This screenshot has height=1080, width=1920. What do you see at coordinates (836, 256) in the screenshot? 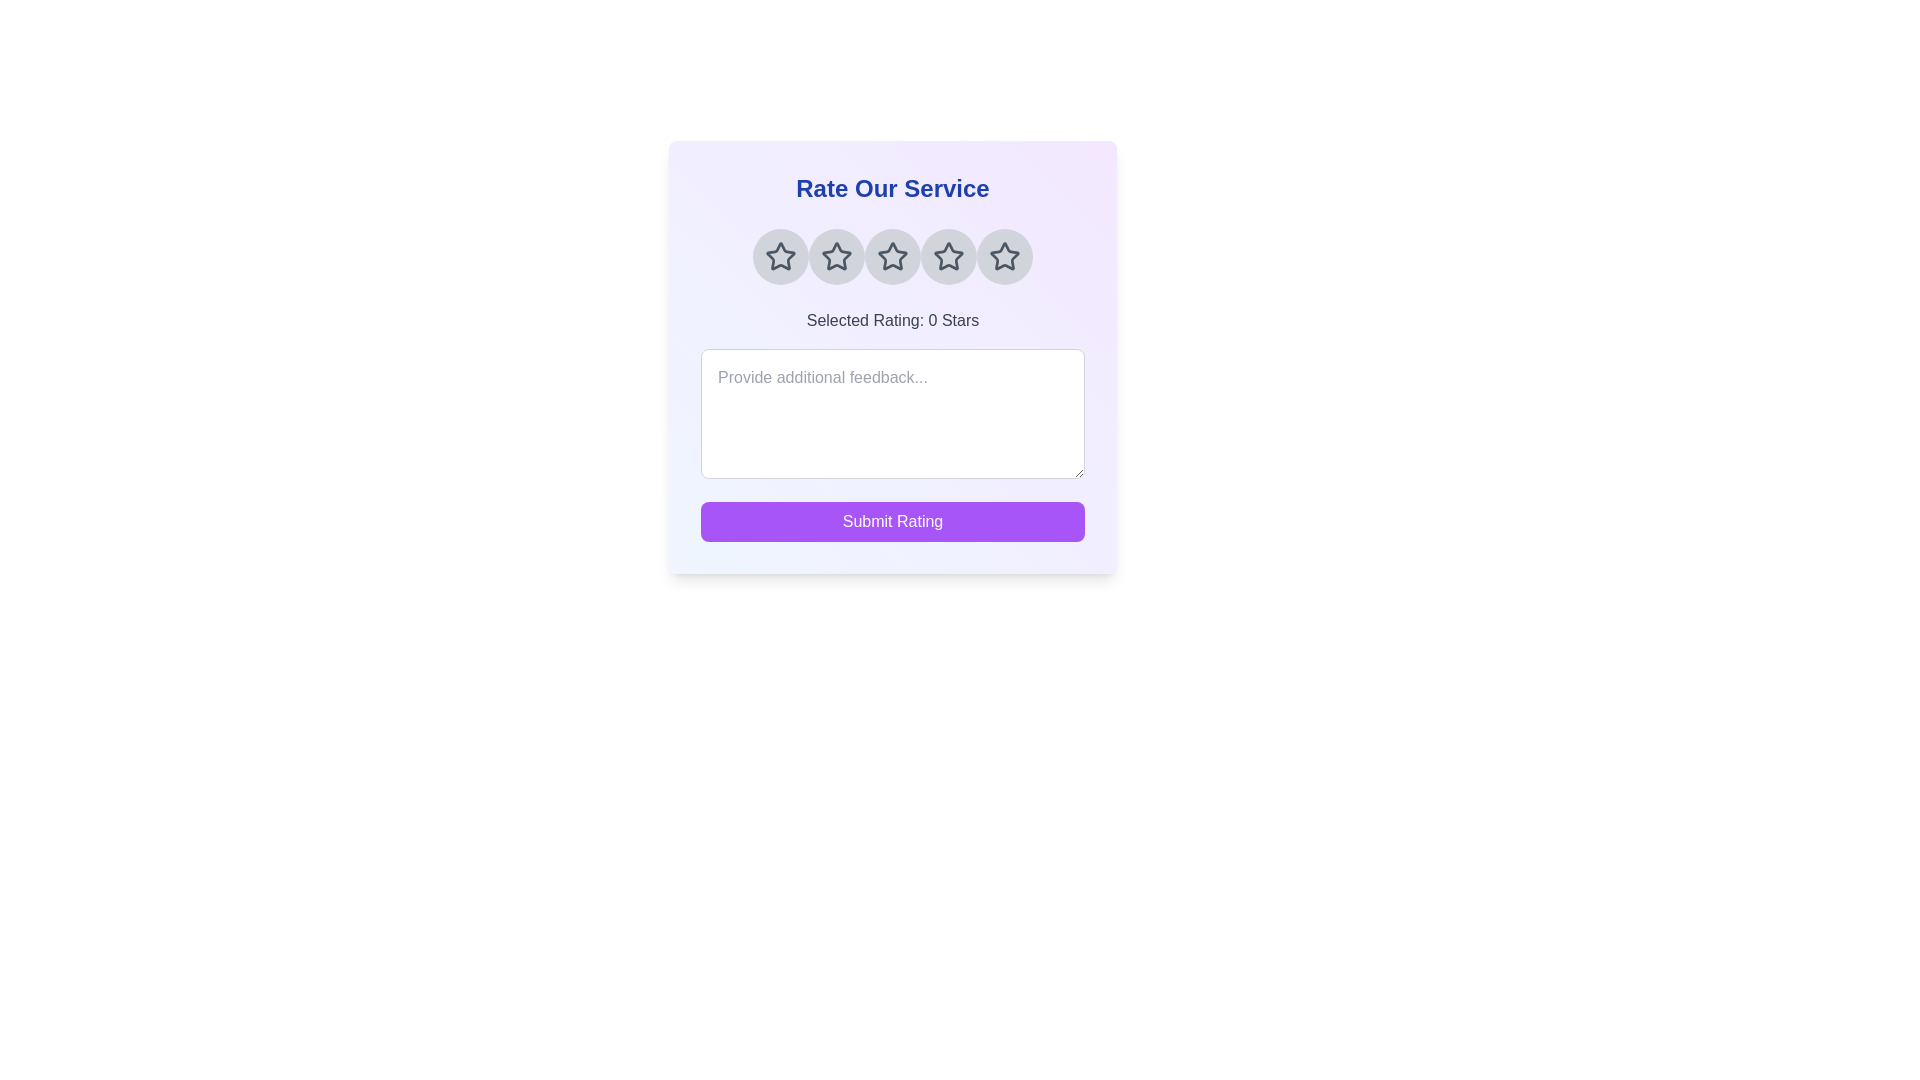
I see `the star corresponding to the desired rating 2` at bounding box center [836, 256].